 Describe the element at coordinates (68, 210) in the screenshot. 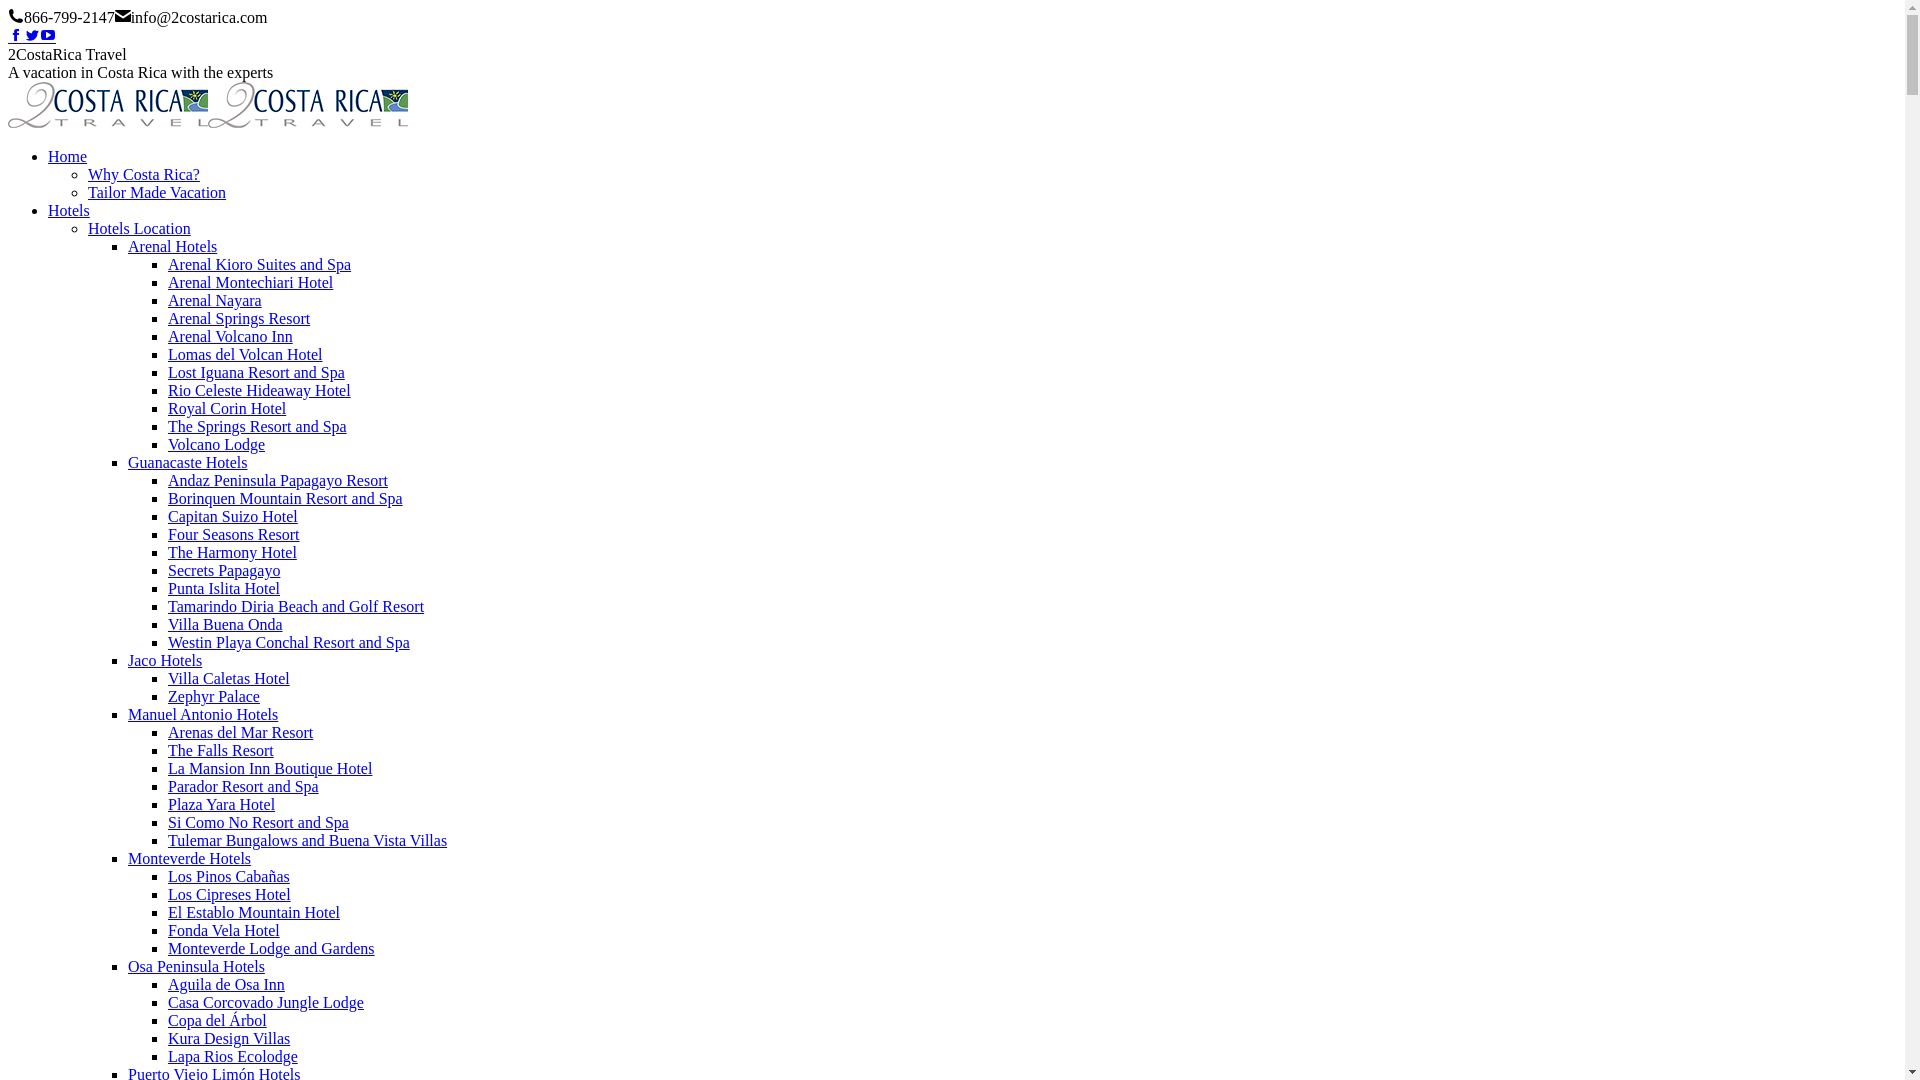

I see `'Hotels'` at that location.